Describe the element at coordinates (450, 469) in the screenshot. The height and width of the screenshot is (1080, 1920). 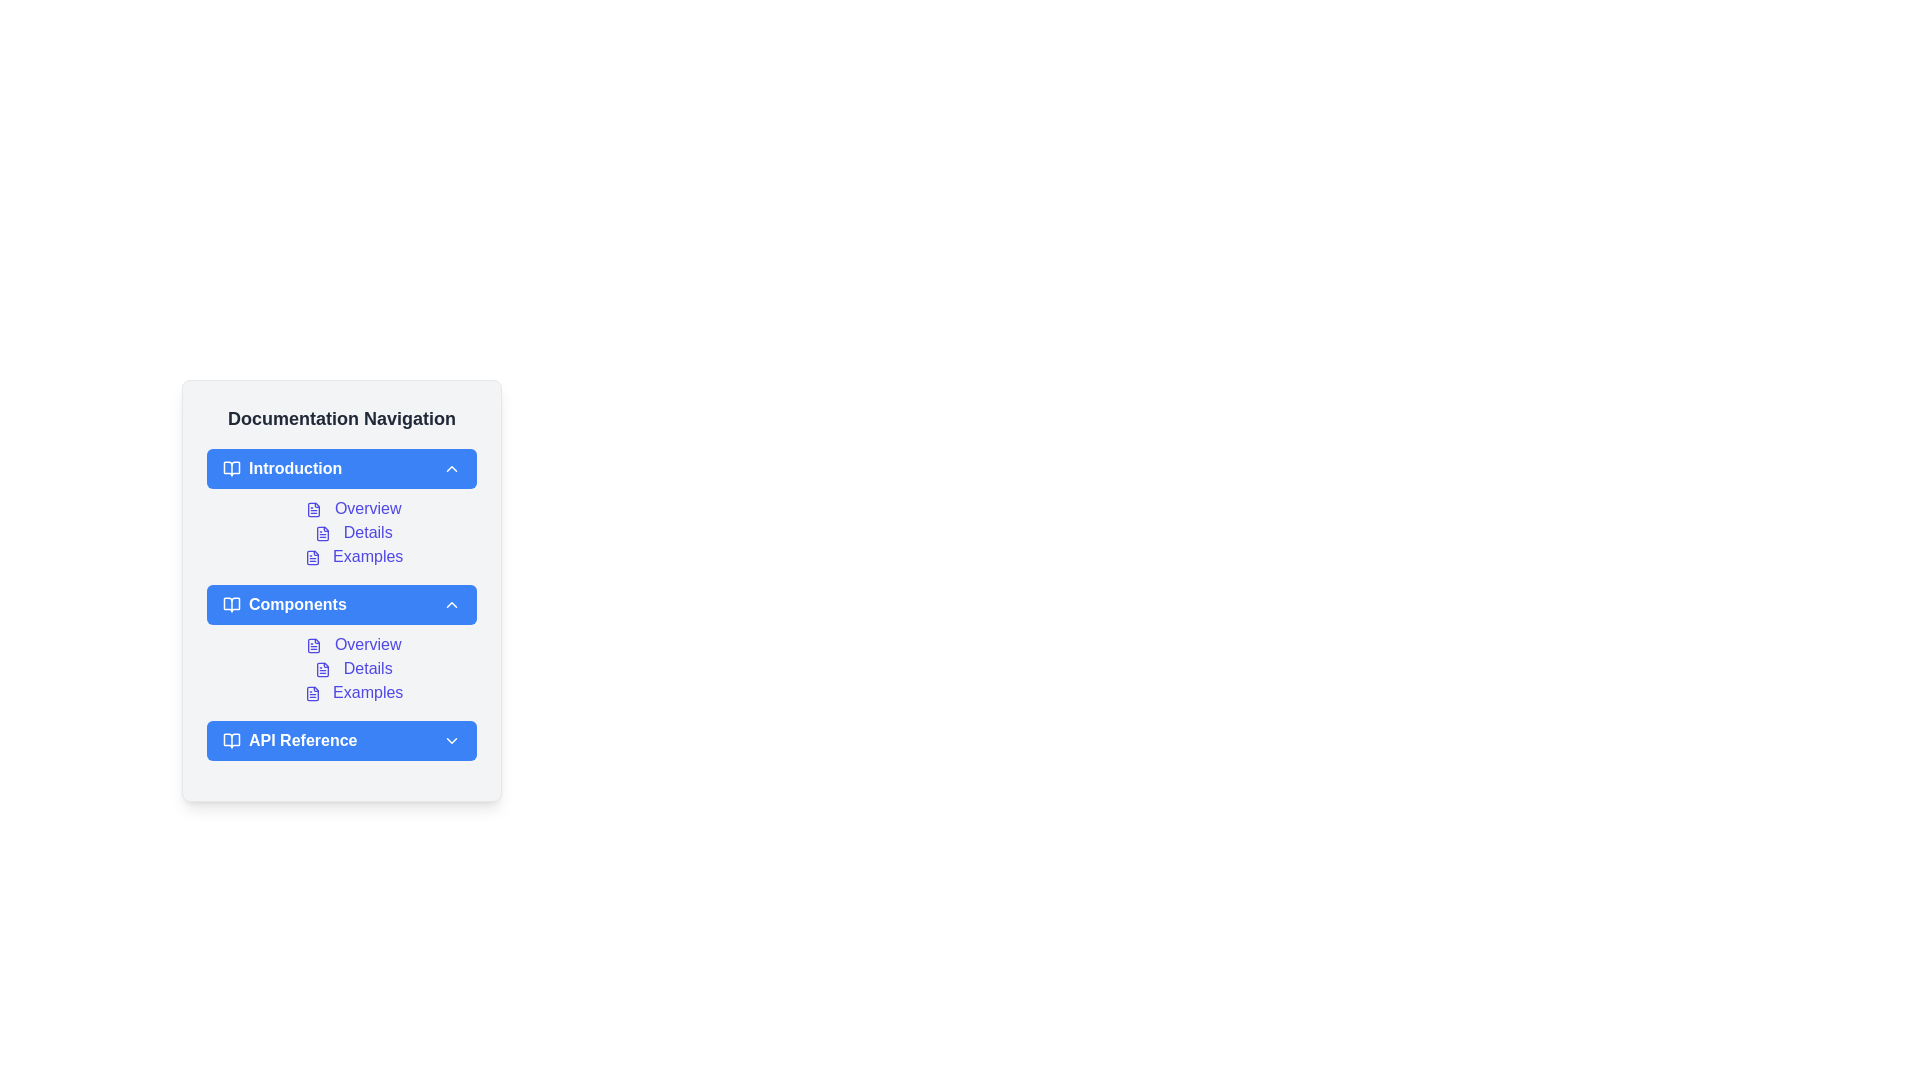
I see `the upward-facing chevron indicator located at the right end of the 'Introduction' section` at that location.